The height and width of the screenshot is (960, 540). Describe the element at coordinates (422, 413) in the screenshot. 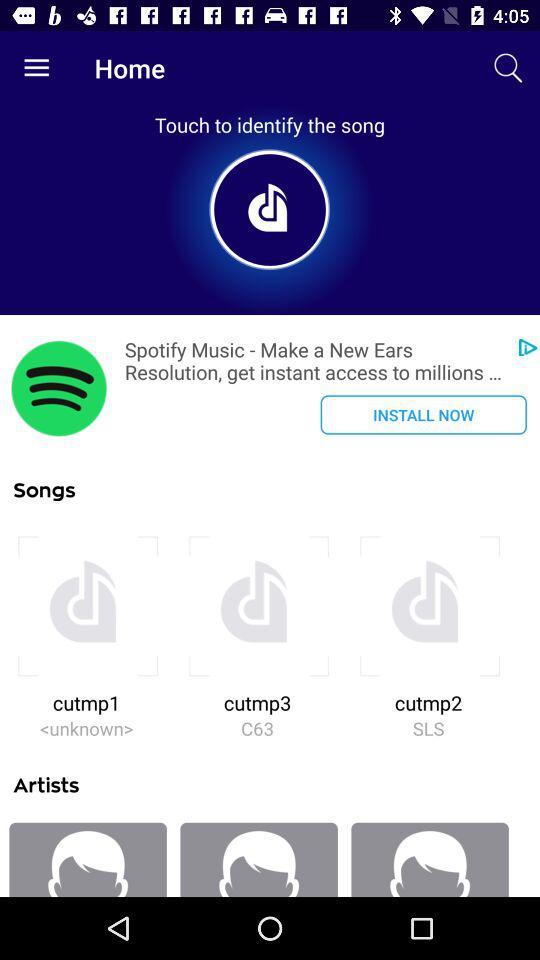

I see `install now item` at that location.